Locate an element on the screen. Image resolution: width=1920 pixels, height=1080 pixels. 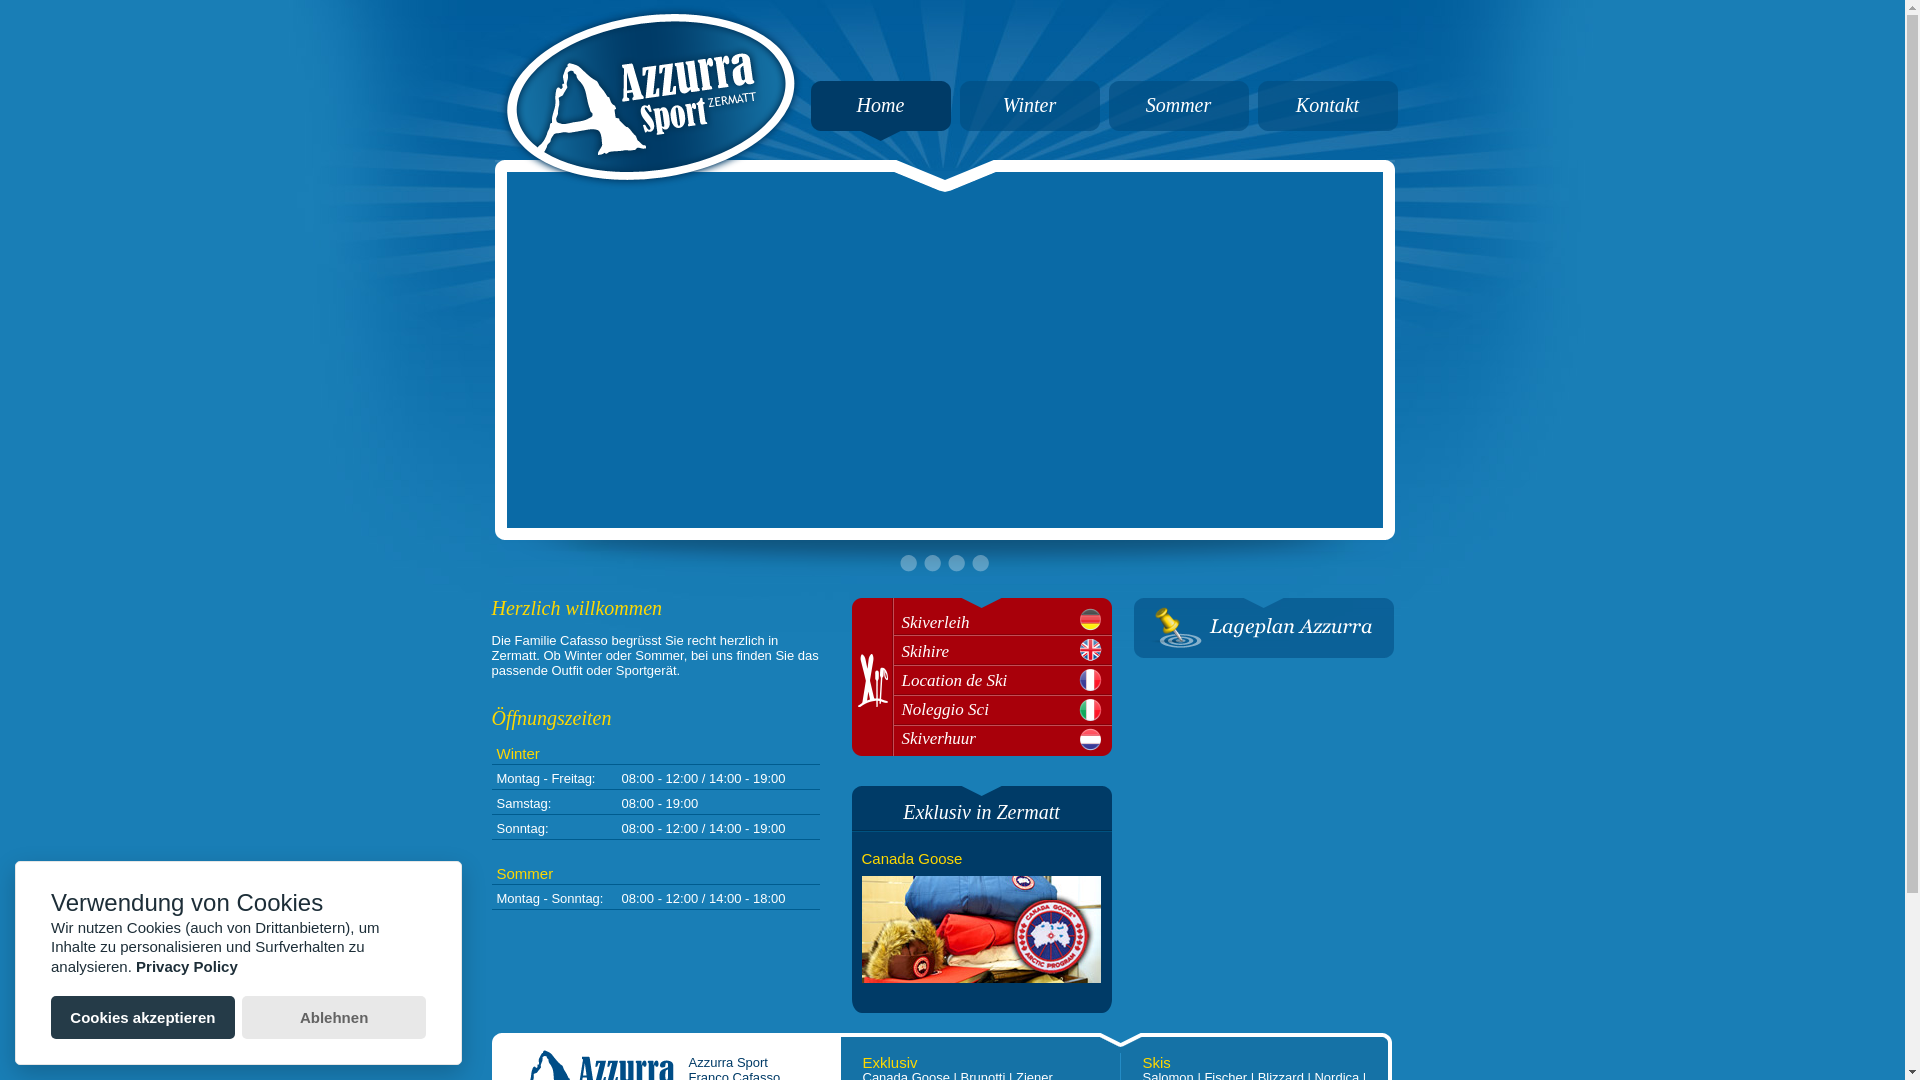
'Skiverhuur' is located at coordinates (1007, 738).